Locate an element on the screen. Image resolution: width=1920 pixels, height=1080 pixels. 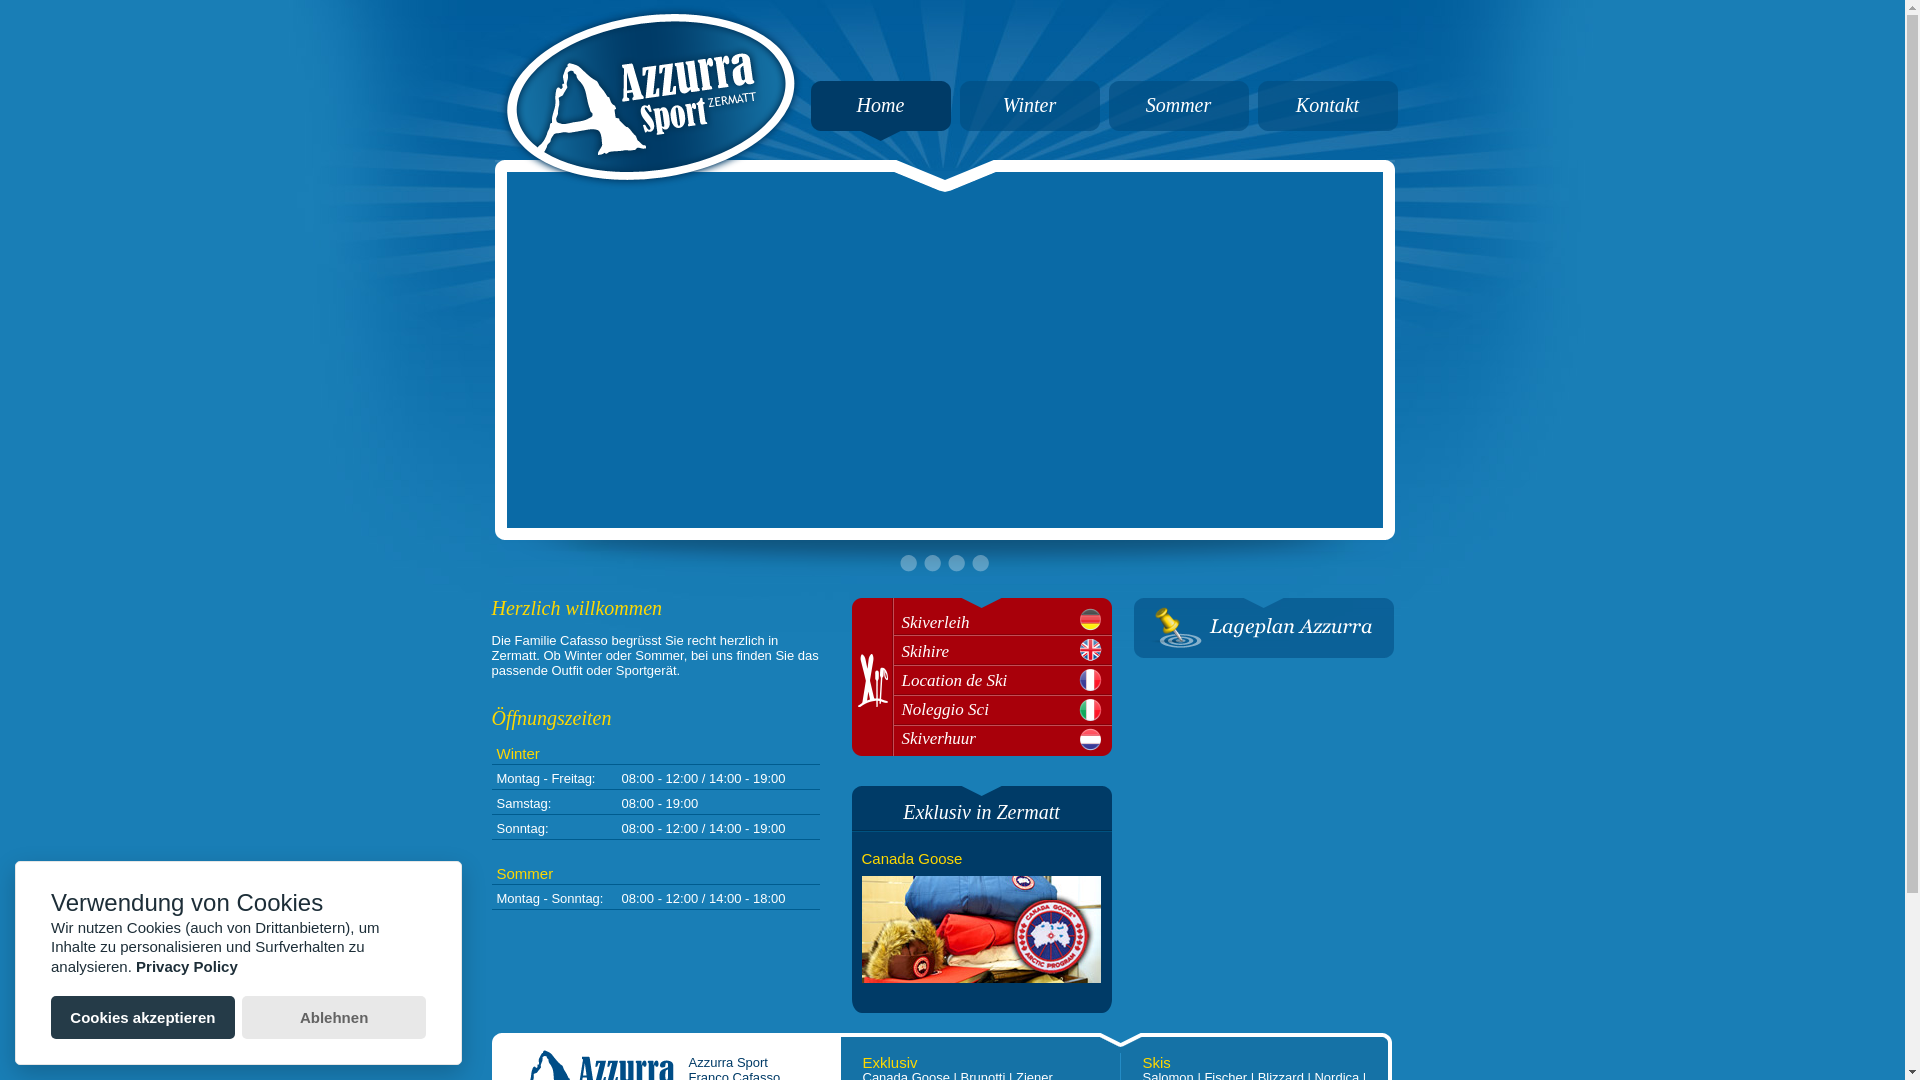
'Skiverhuur' is located at coordinates (1007, 738).